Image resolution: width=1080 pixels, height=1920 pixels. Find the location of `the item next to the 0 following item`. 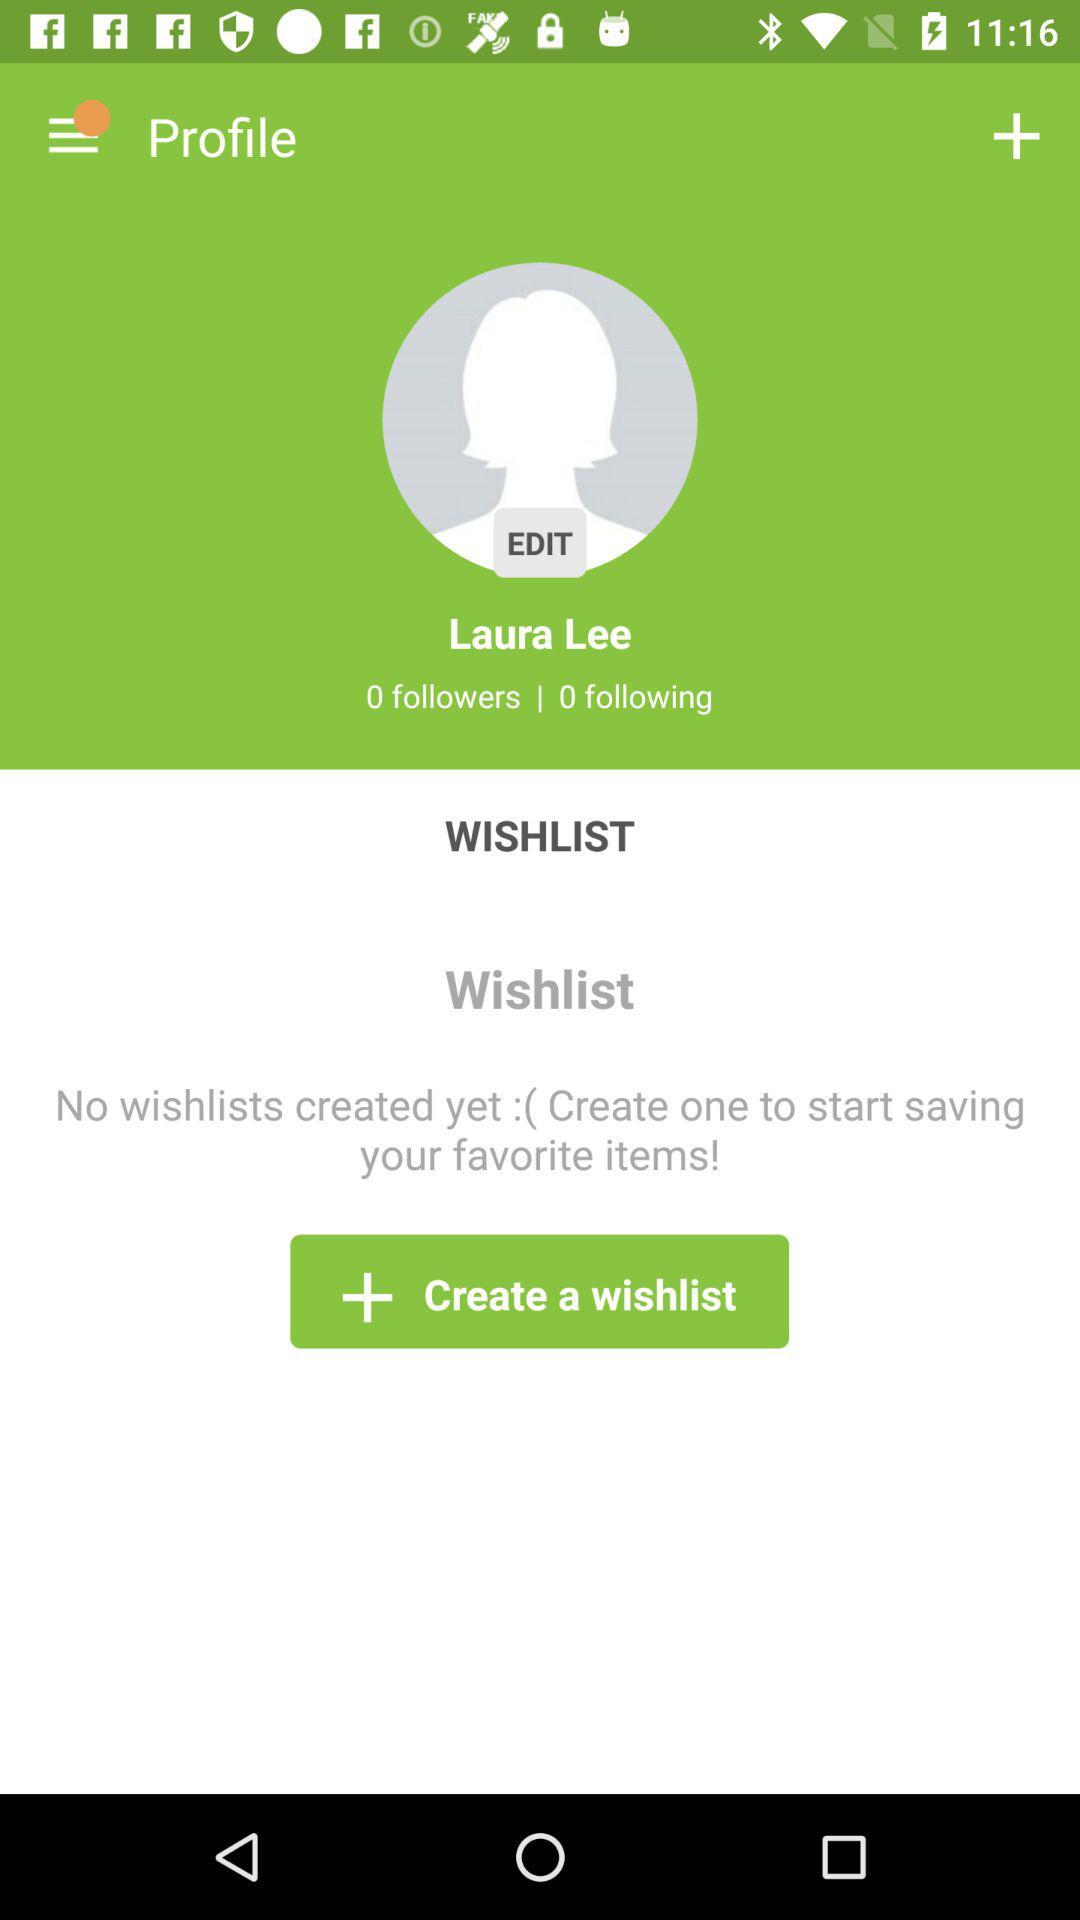

the item next to the 0 following item is located at coordinates (540, 695).